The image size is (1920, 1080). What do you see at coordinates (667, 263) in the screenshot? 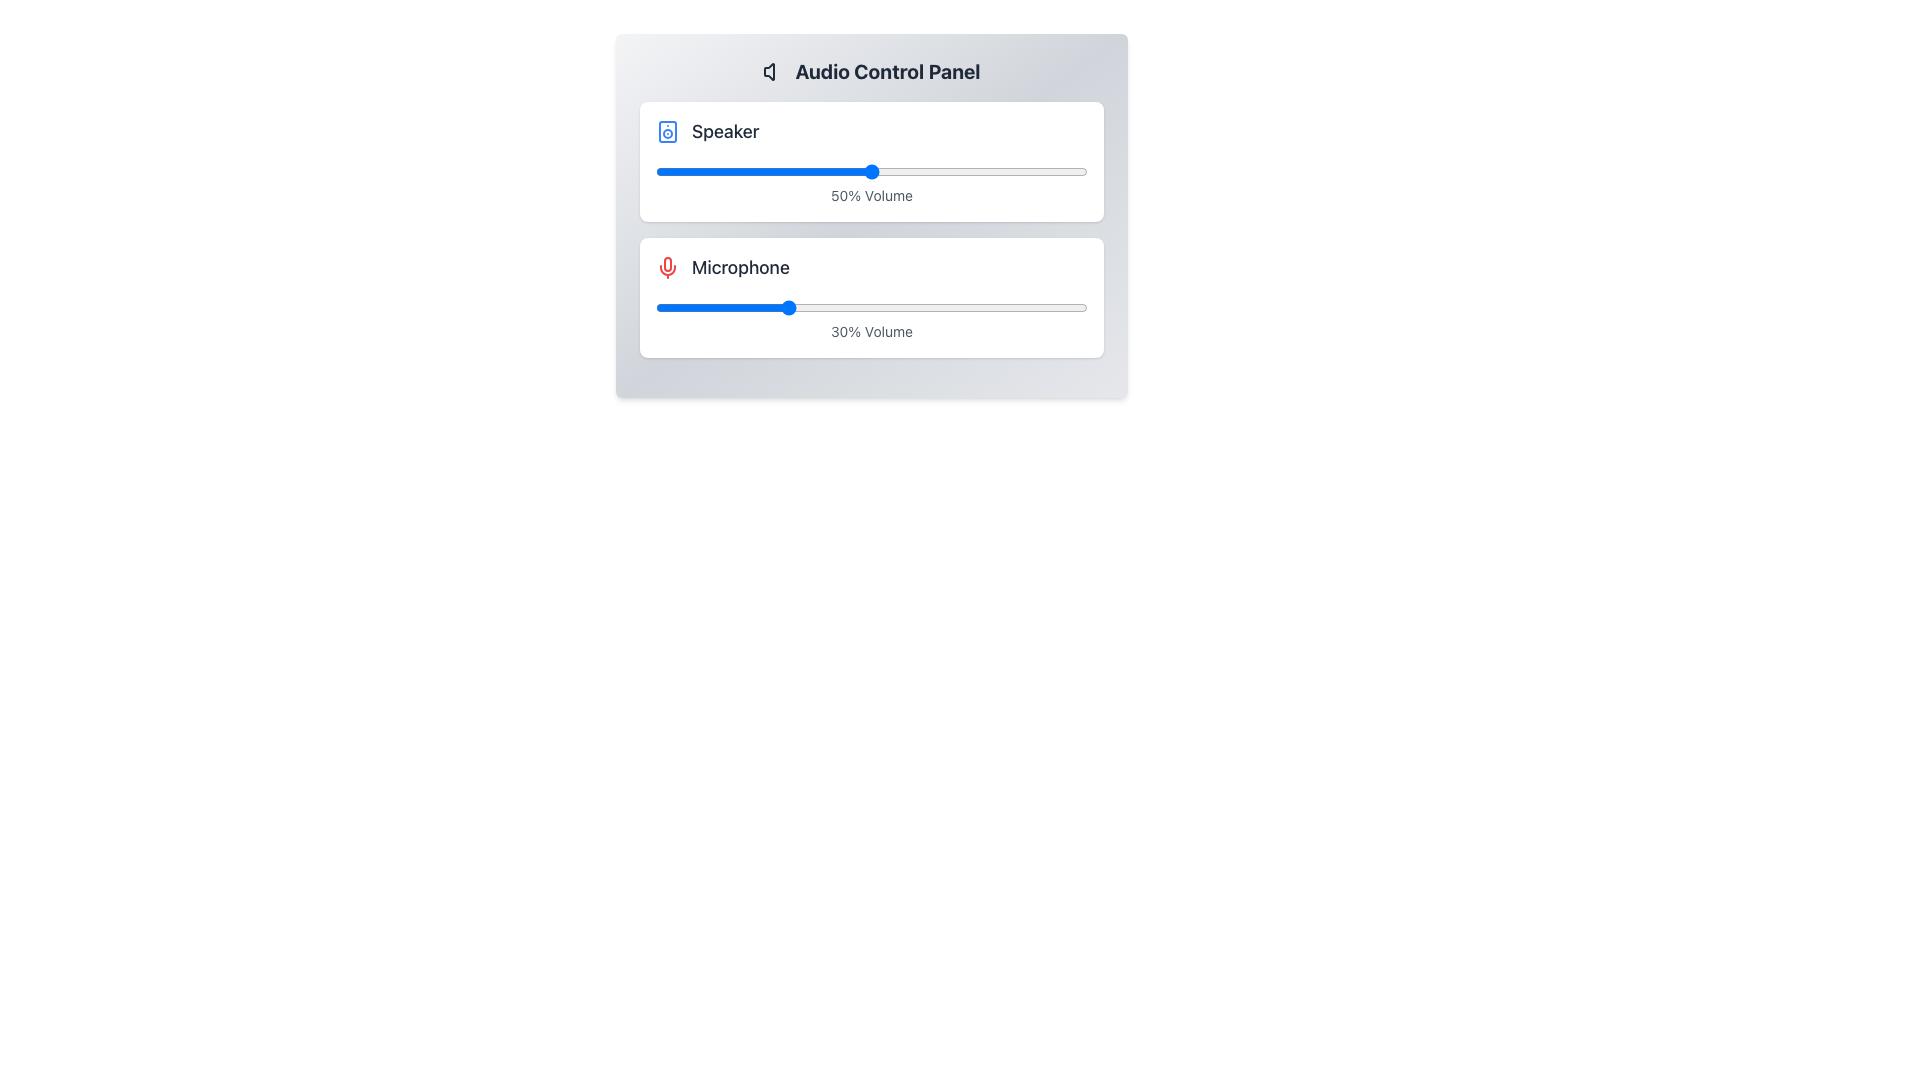
I see `the stylized red microphone icon located next to the 'Microphone' label in the 'Audio Control Panel' widget` at bounding box center [667, 263].